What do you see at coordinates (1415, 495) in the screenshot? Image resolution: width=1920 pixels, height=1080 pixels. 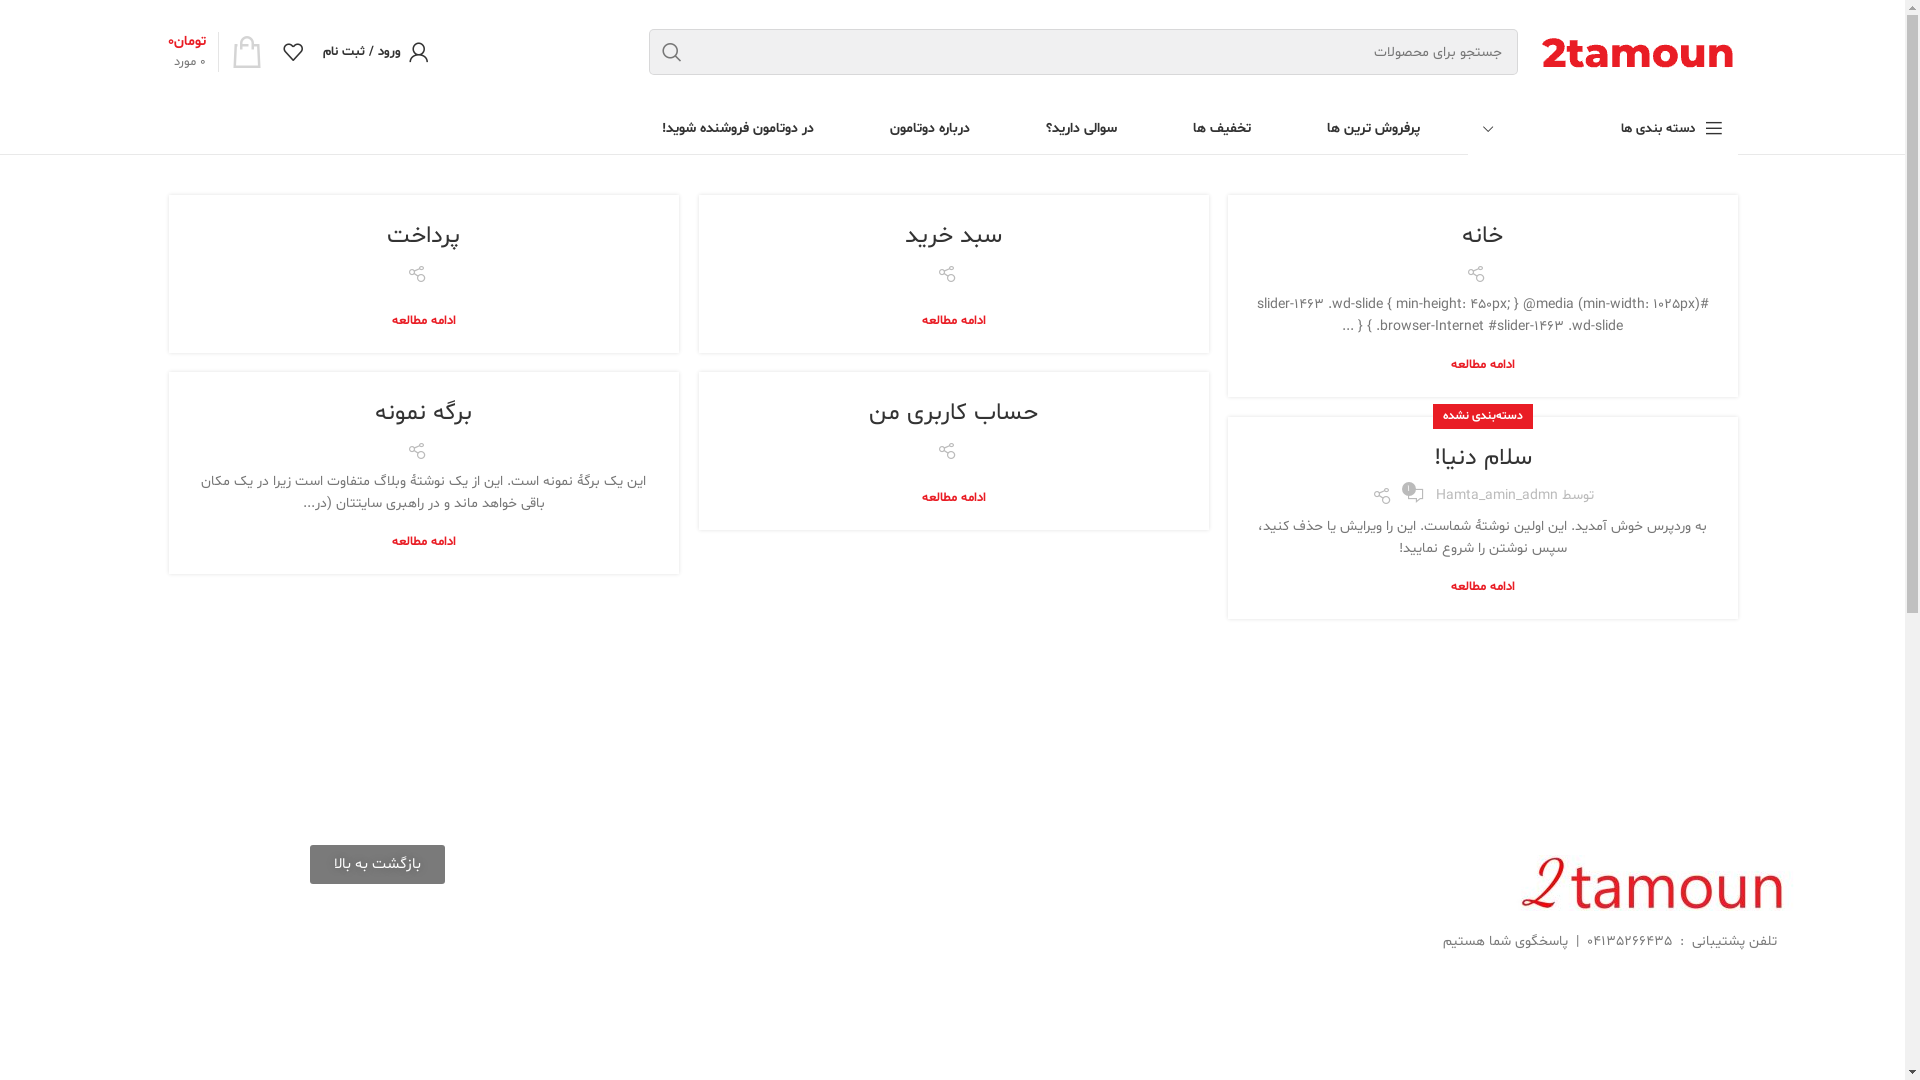 I see `'1'` at bounding box center [1415, 495].